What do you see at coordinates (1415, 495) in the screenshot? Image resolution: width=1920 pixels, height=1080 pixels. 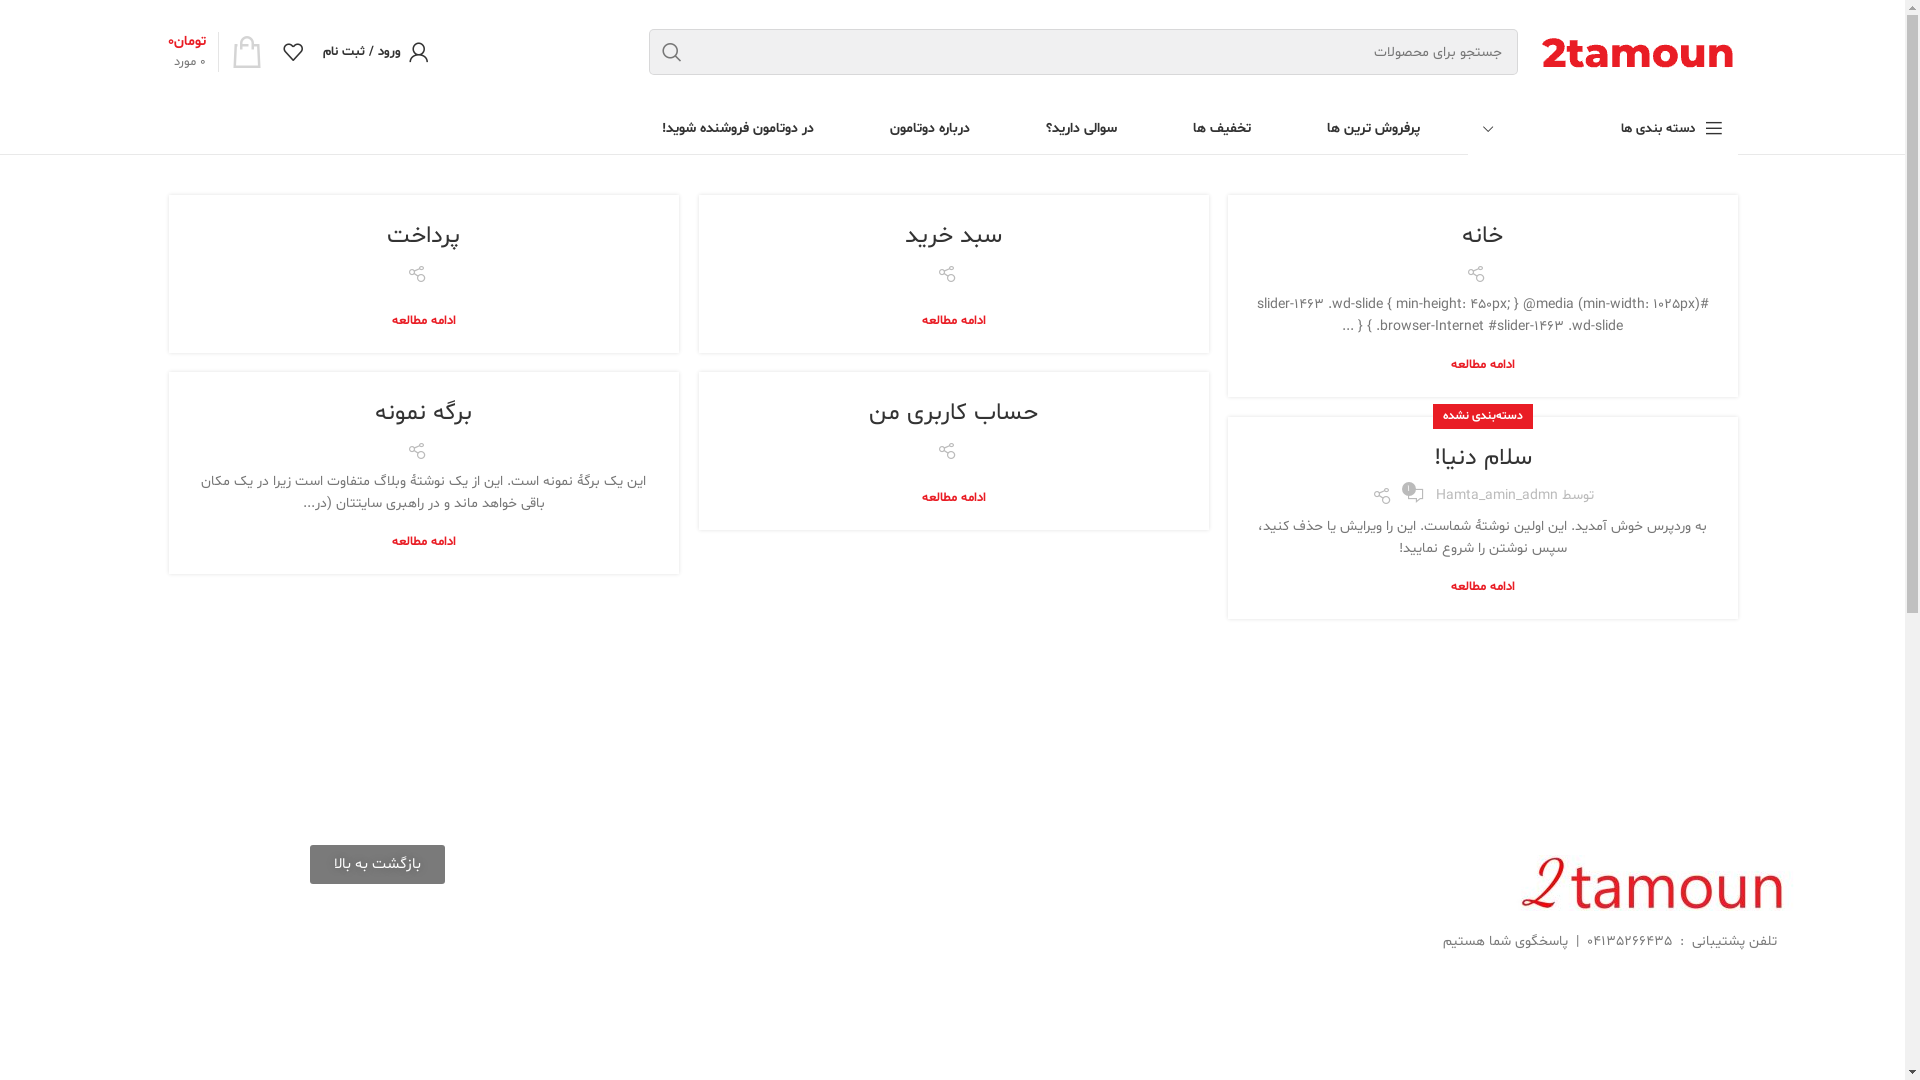 I see `'1'` at bounding box center [1415, 495].